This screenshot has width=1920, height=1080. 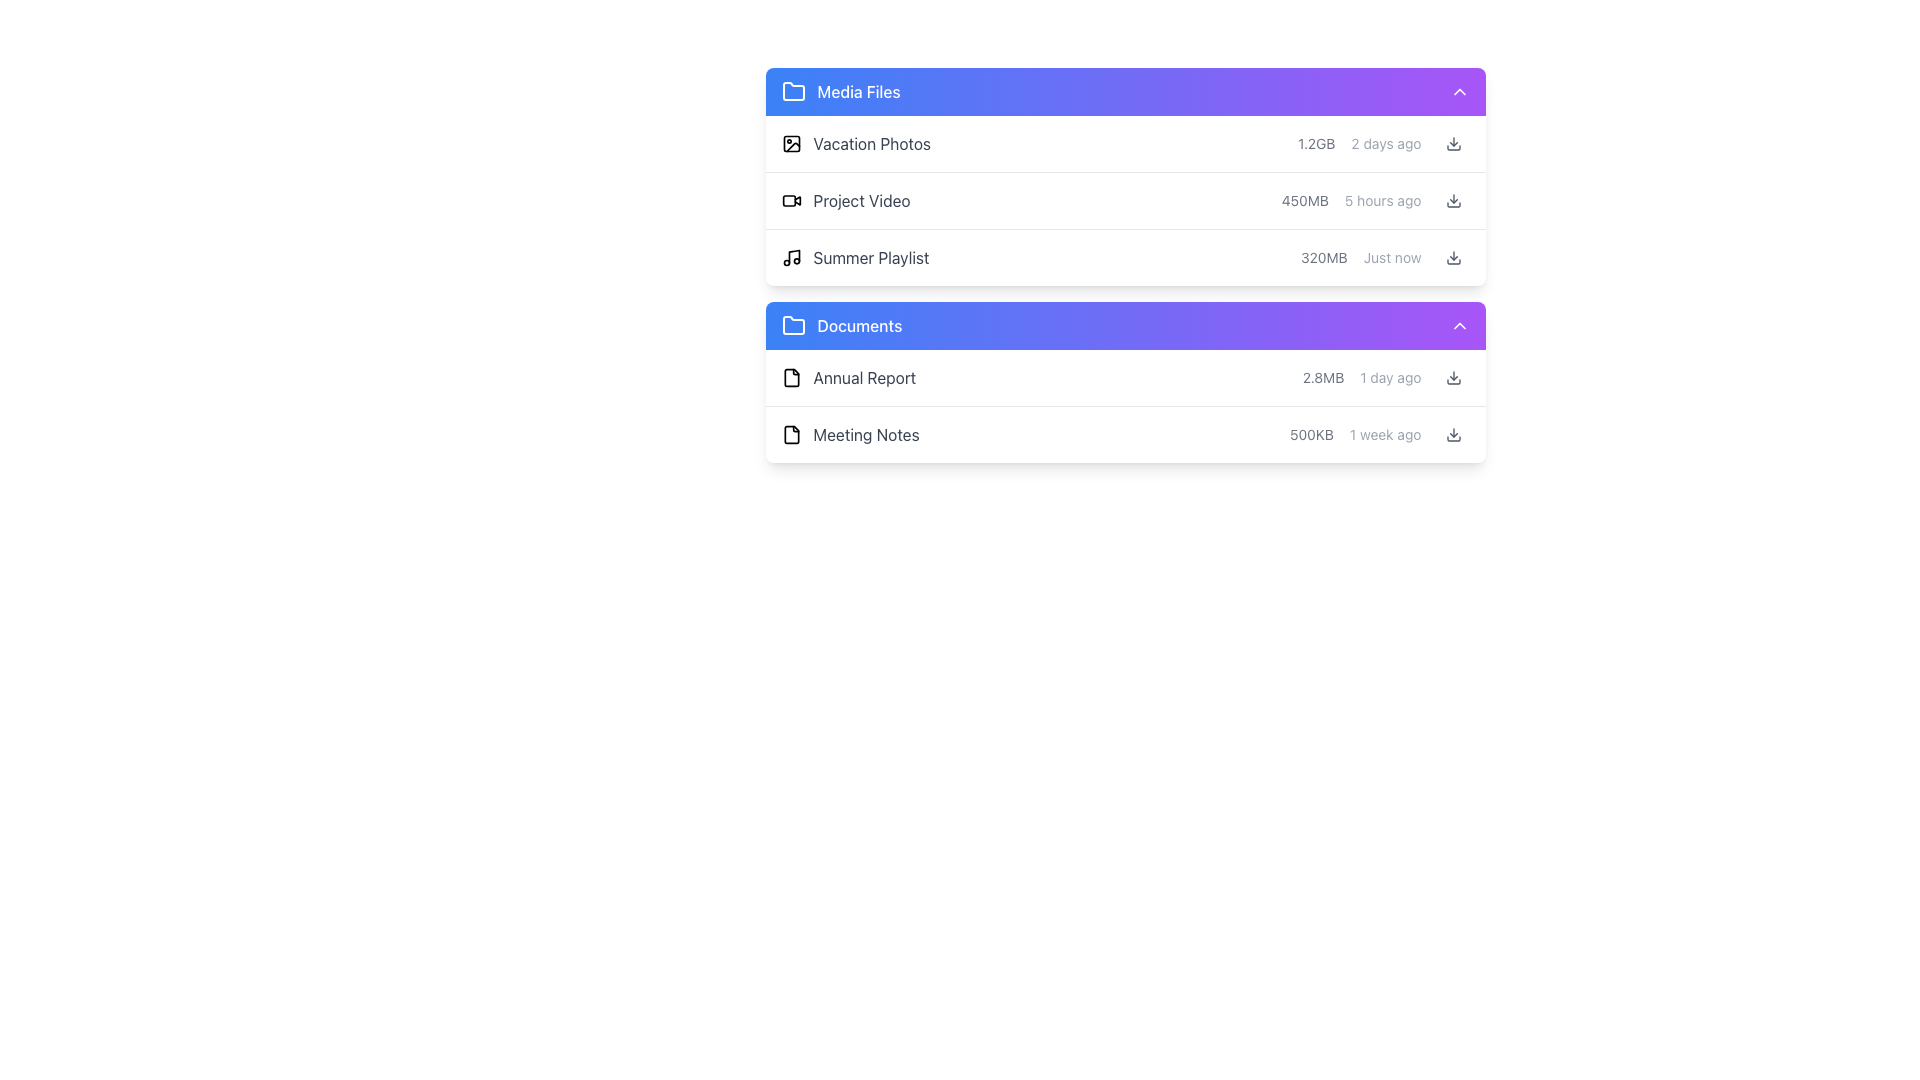 What do you see at coordinates (862, 200) in the screenshot?
I see `the text label identifying the media file named 'Project Video', which is the second item in the 'Media Files' listing, positioned between 'Vacation Photos' and 'Summer Playlist'` at bounding box center [862, 200].